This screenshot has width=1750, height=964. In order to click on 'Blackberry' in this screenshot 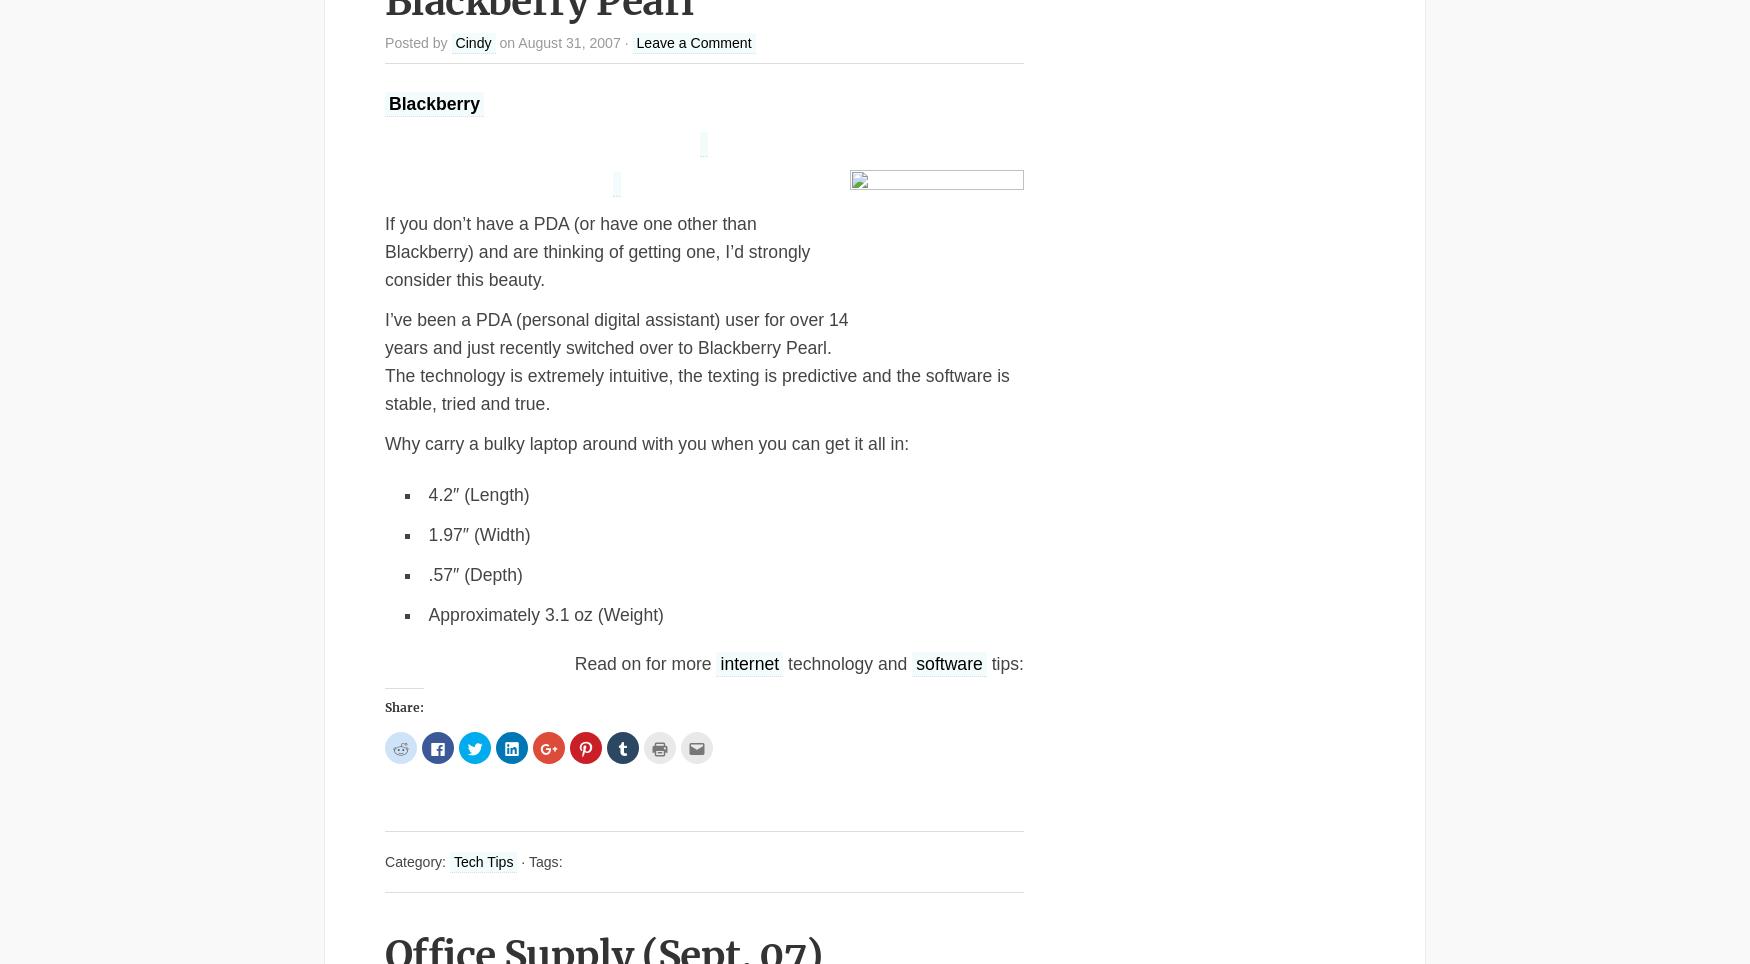, I will do `click(433, 103)`.